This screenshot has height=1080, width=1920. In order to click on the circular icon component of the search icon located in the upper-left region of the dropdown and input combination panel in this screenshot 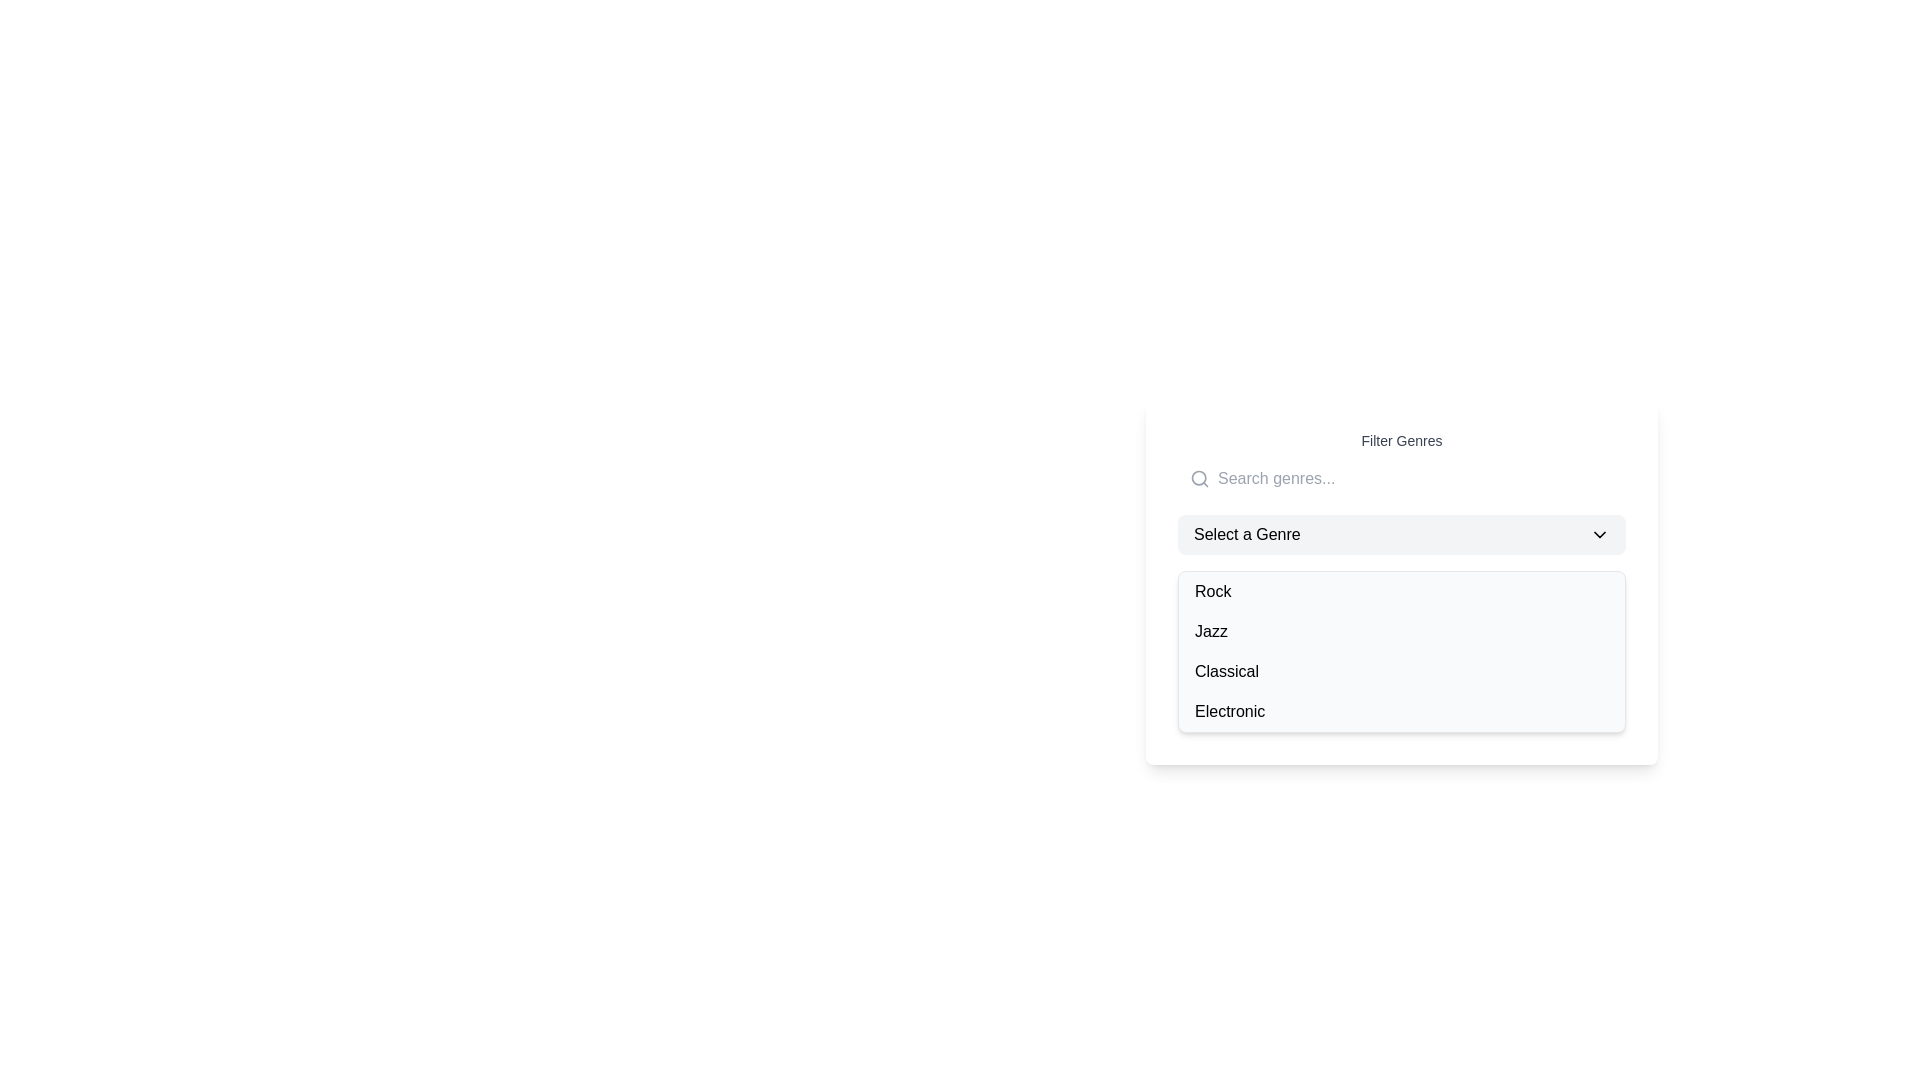, I will do `click(1199, 478)`.